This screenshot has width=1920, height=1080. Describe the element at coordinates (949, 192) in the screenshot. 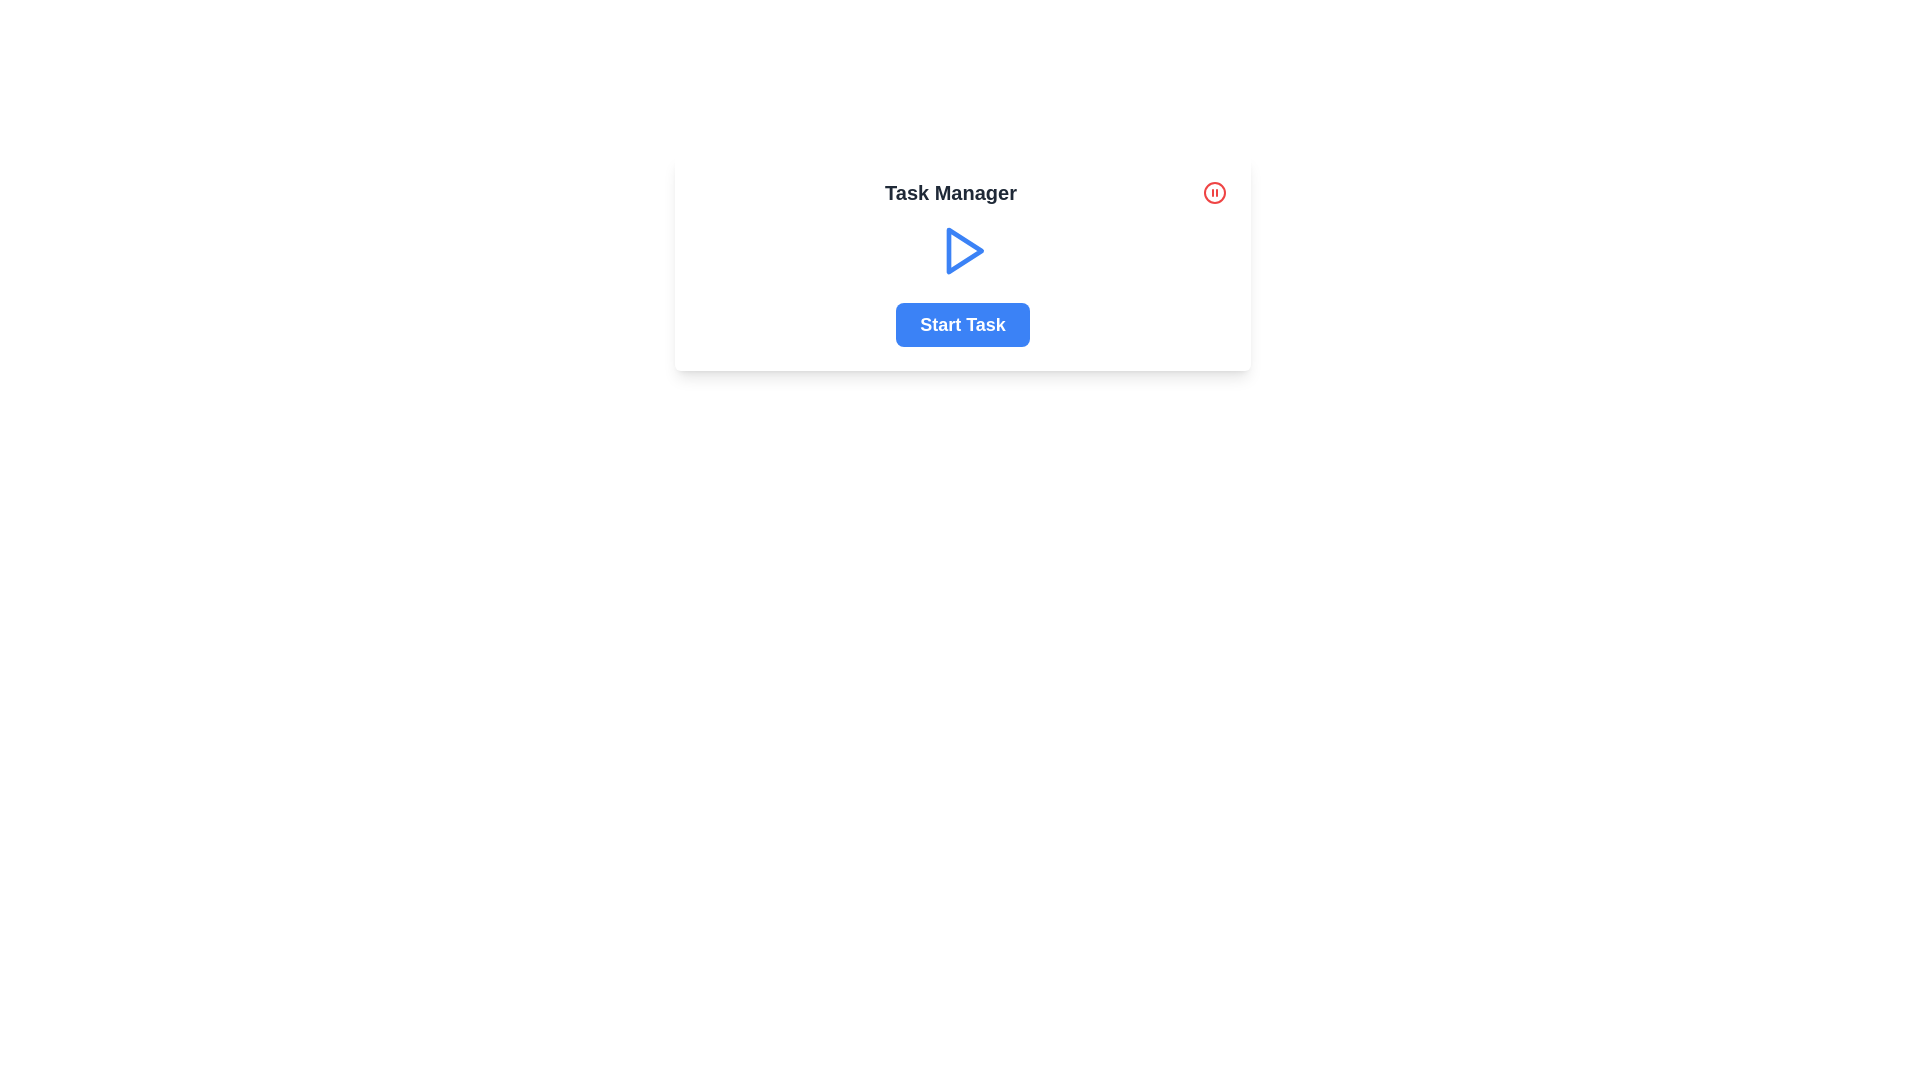

I see `the Text Label that serves as a header for the task management section, which is positioned to the left of a small red pause icon` at that location.